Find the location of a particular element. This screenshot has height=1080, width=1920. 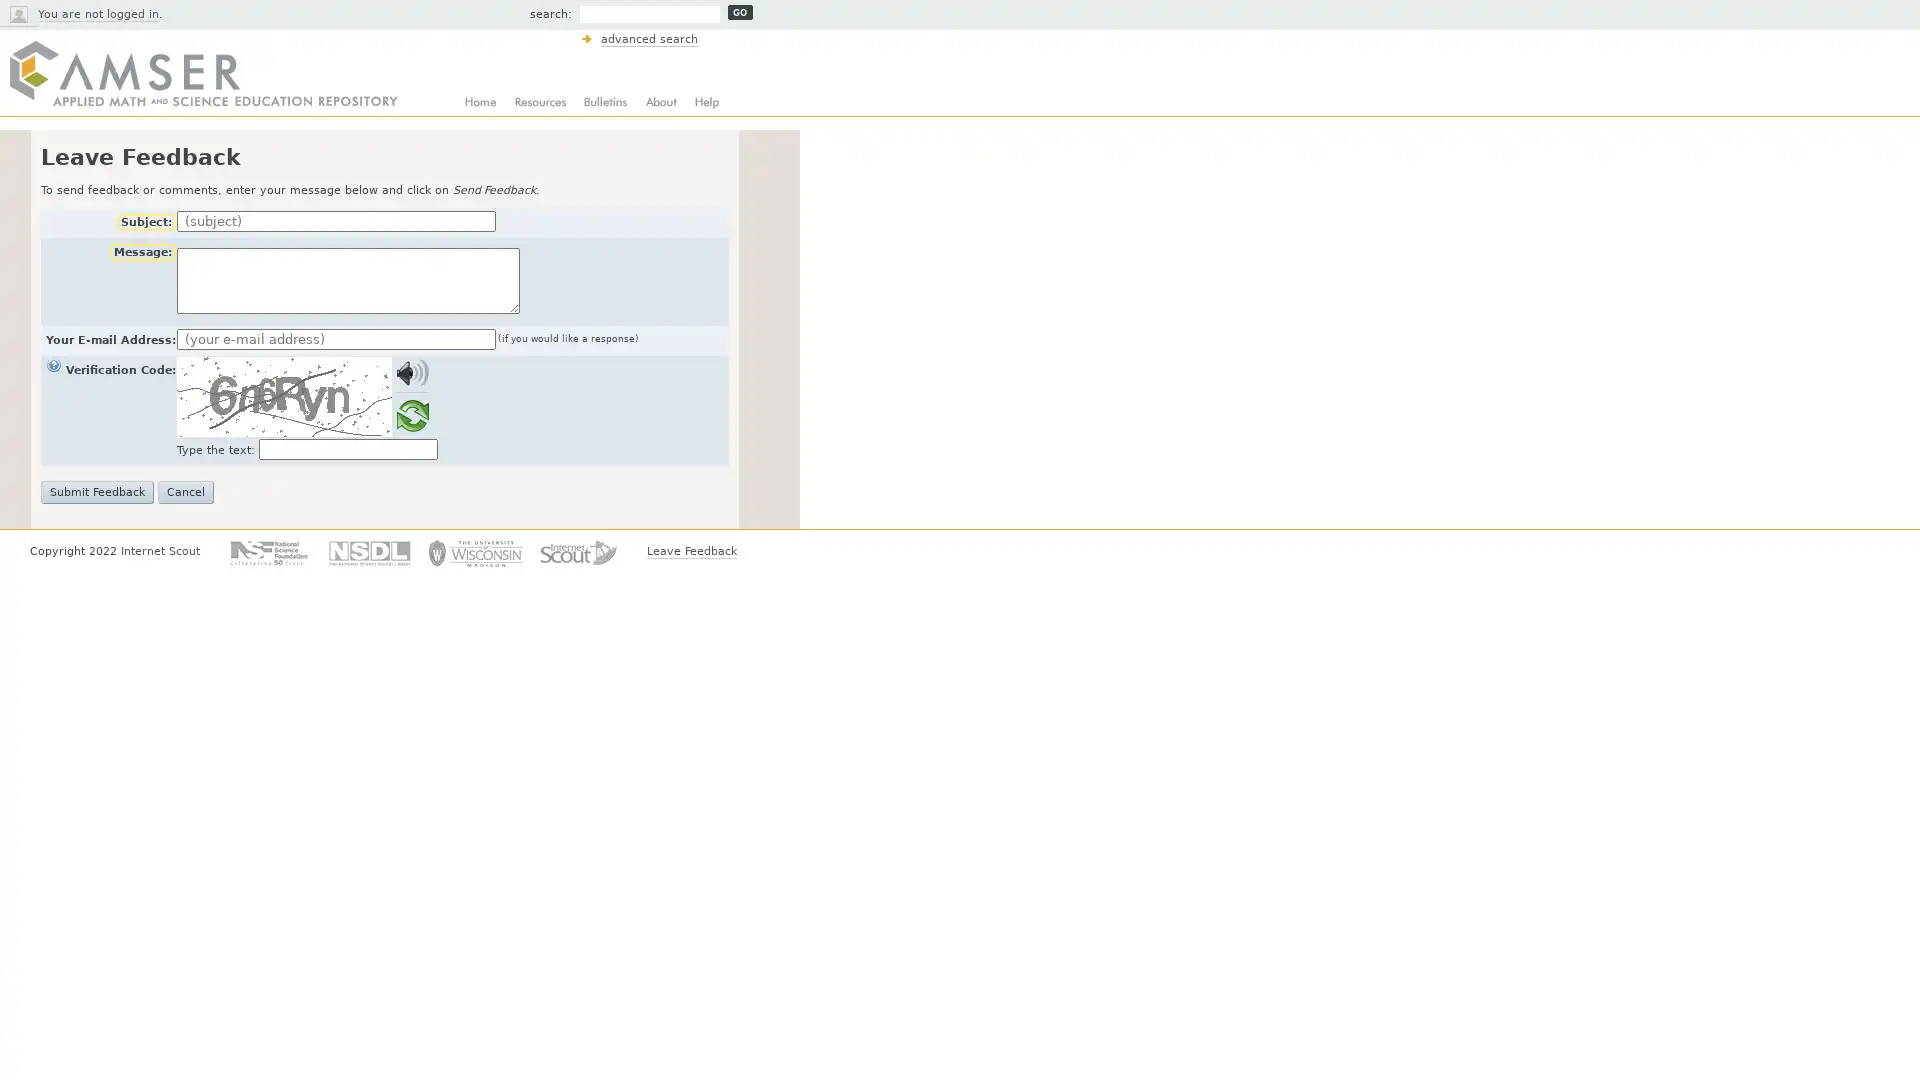

Submit Feedback is located at coordinates (96, 492).